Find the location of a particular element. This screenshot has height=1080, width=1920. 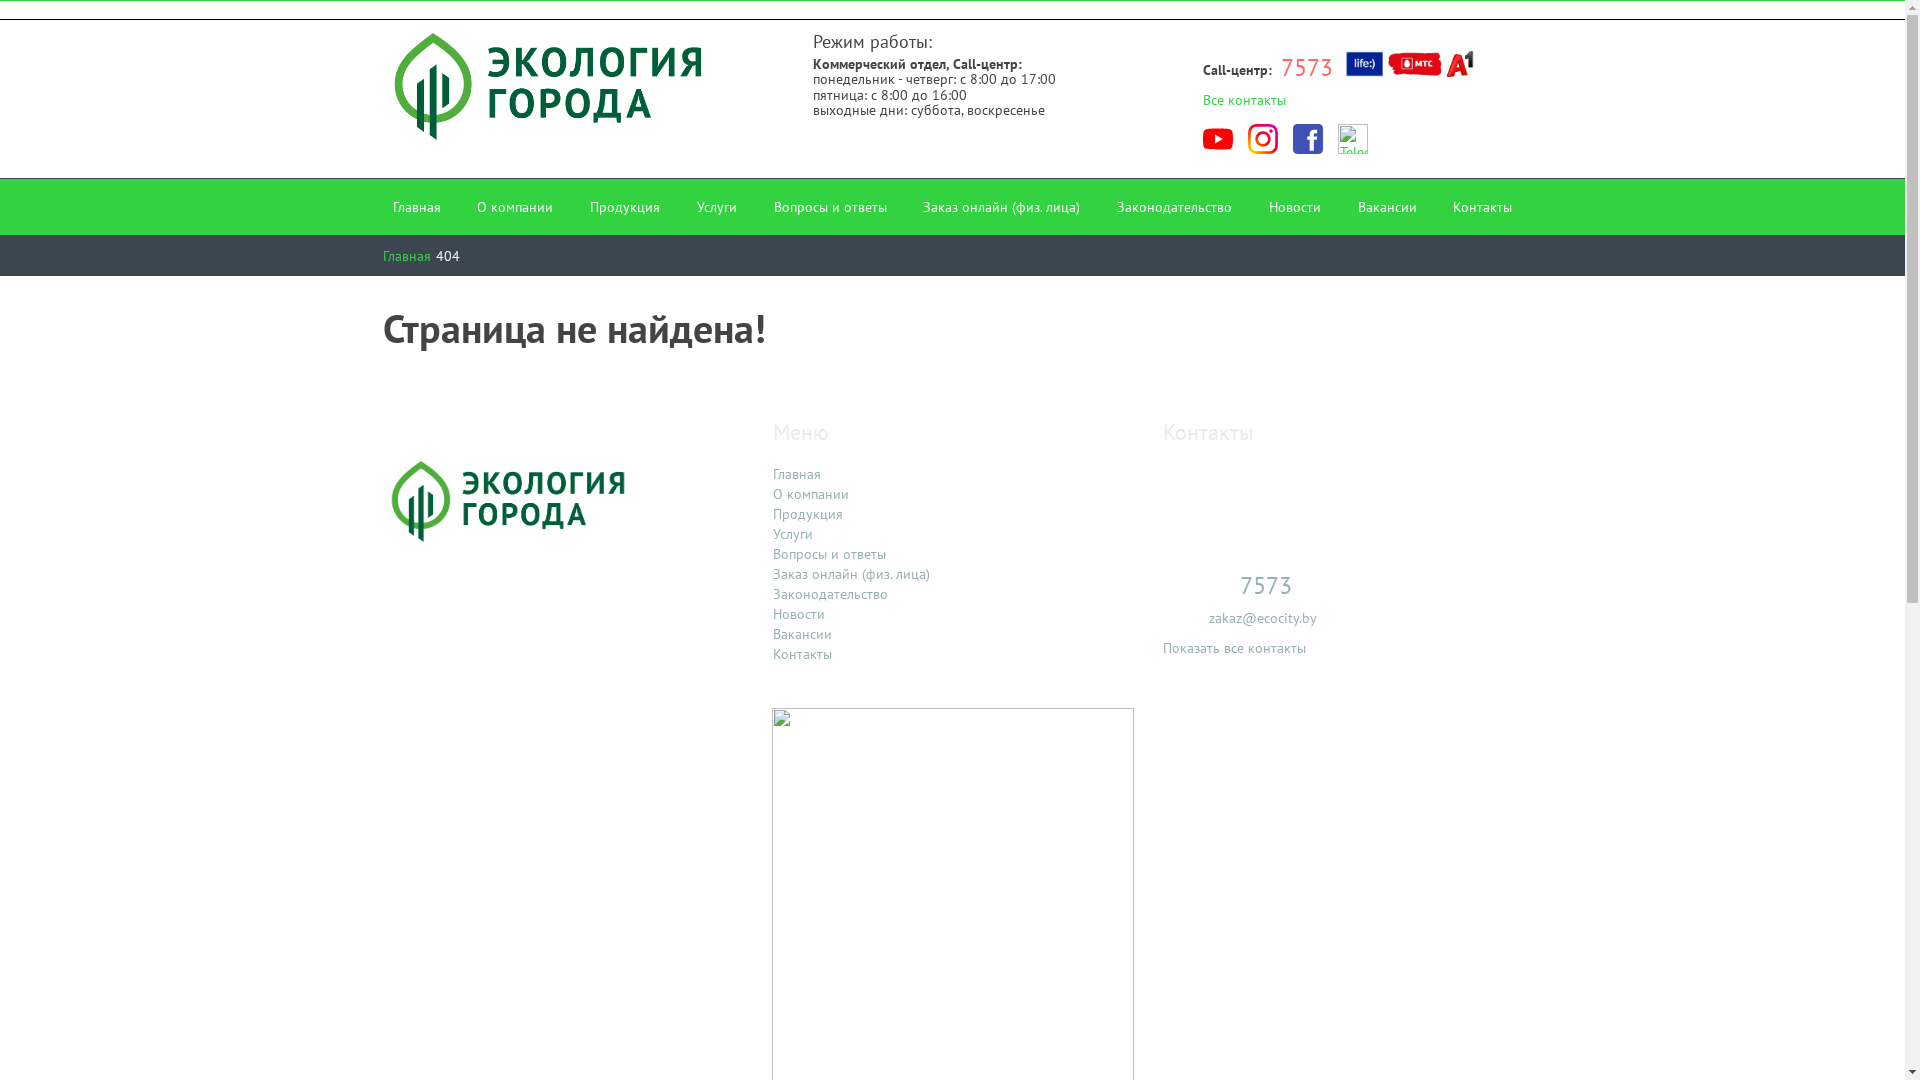

'7573' is located at coordinates (1306, 66).